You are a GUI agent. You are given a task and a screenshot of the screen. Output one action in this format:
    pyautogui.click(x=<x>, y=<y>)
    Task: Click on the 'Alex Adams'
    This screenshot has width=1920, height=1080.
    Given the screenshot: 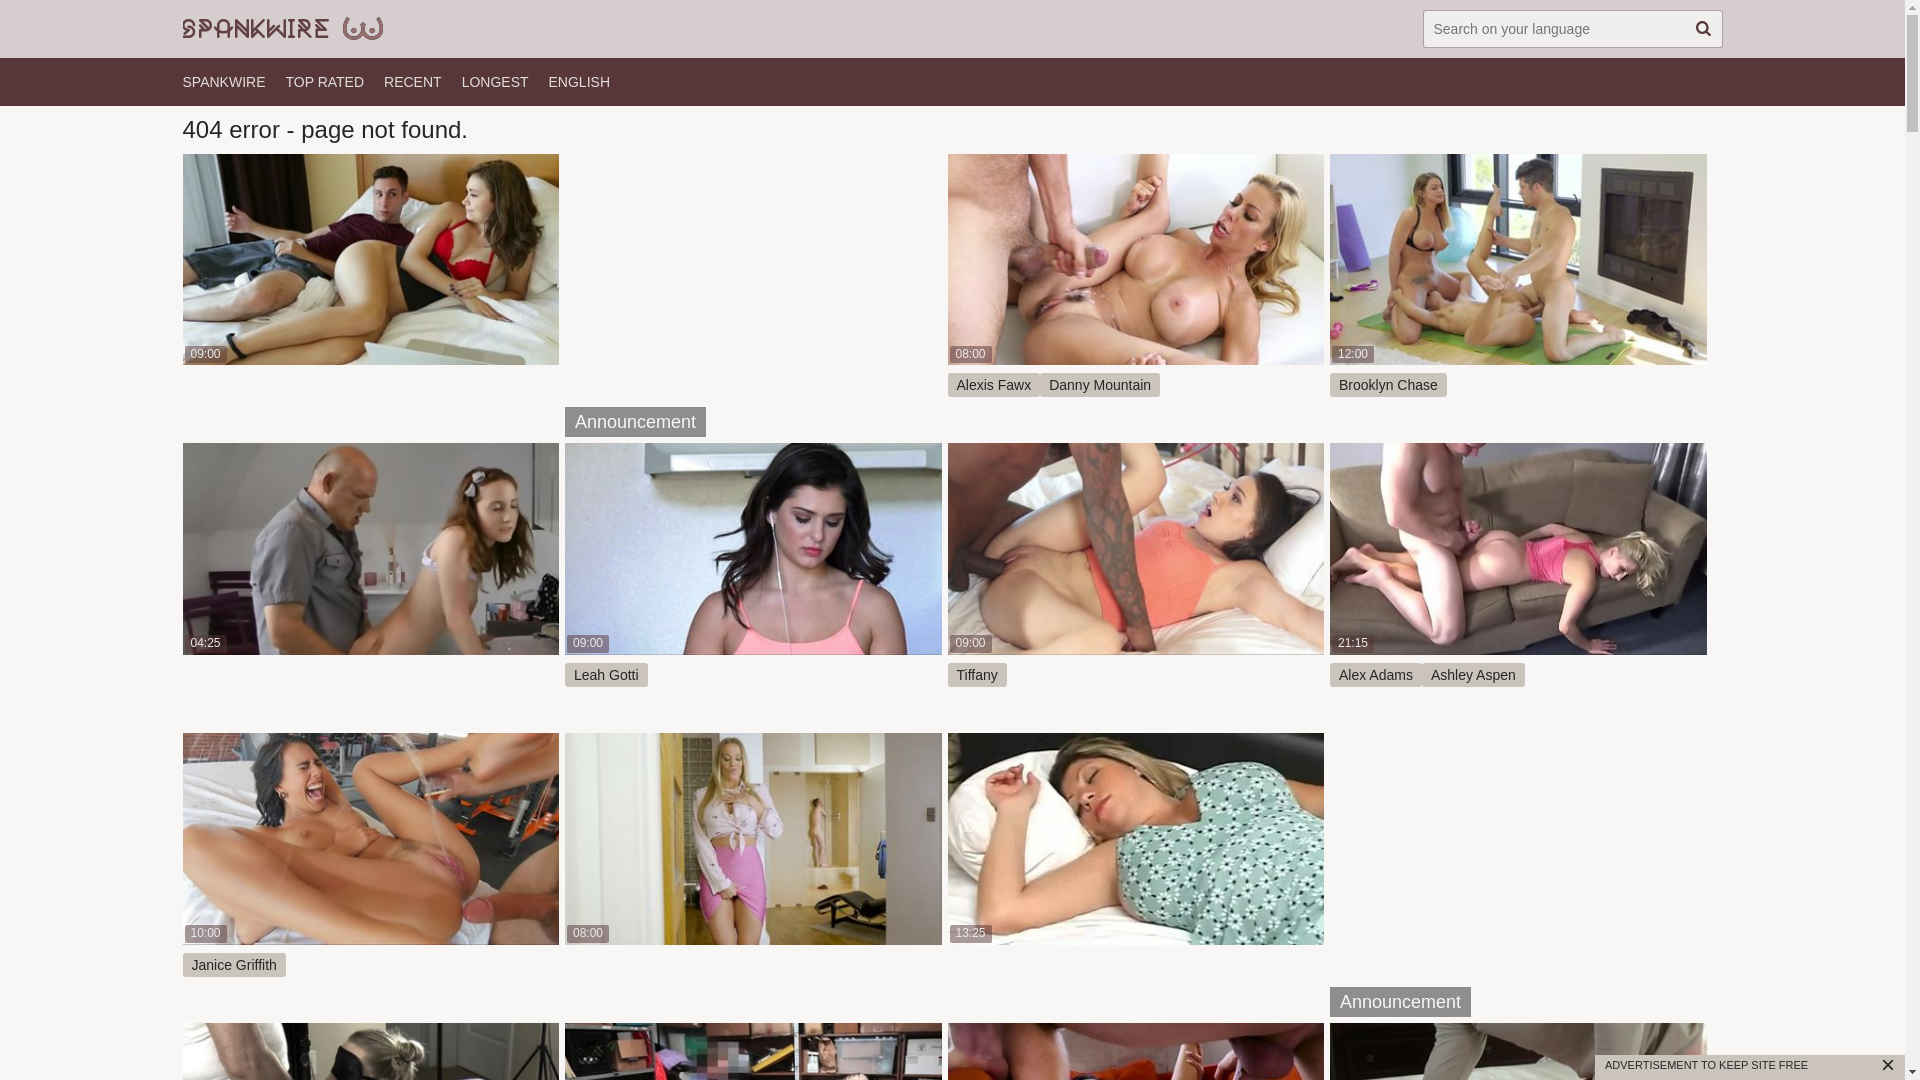 What is the action you would take?
    pyautogui.click(x=1375, y=675)
    